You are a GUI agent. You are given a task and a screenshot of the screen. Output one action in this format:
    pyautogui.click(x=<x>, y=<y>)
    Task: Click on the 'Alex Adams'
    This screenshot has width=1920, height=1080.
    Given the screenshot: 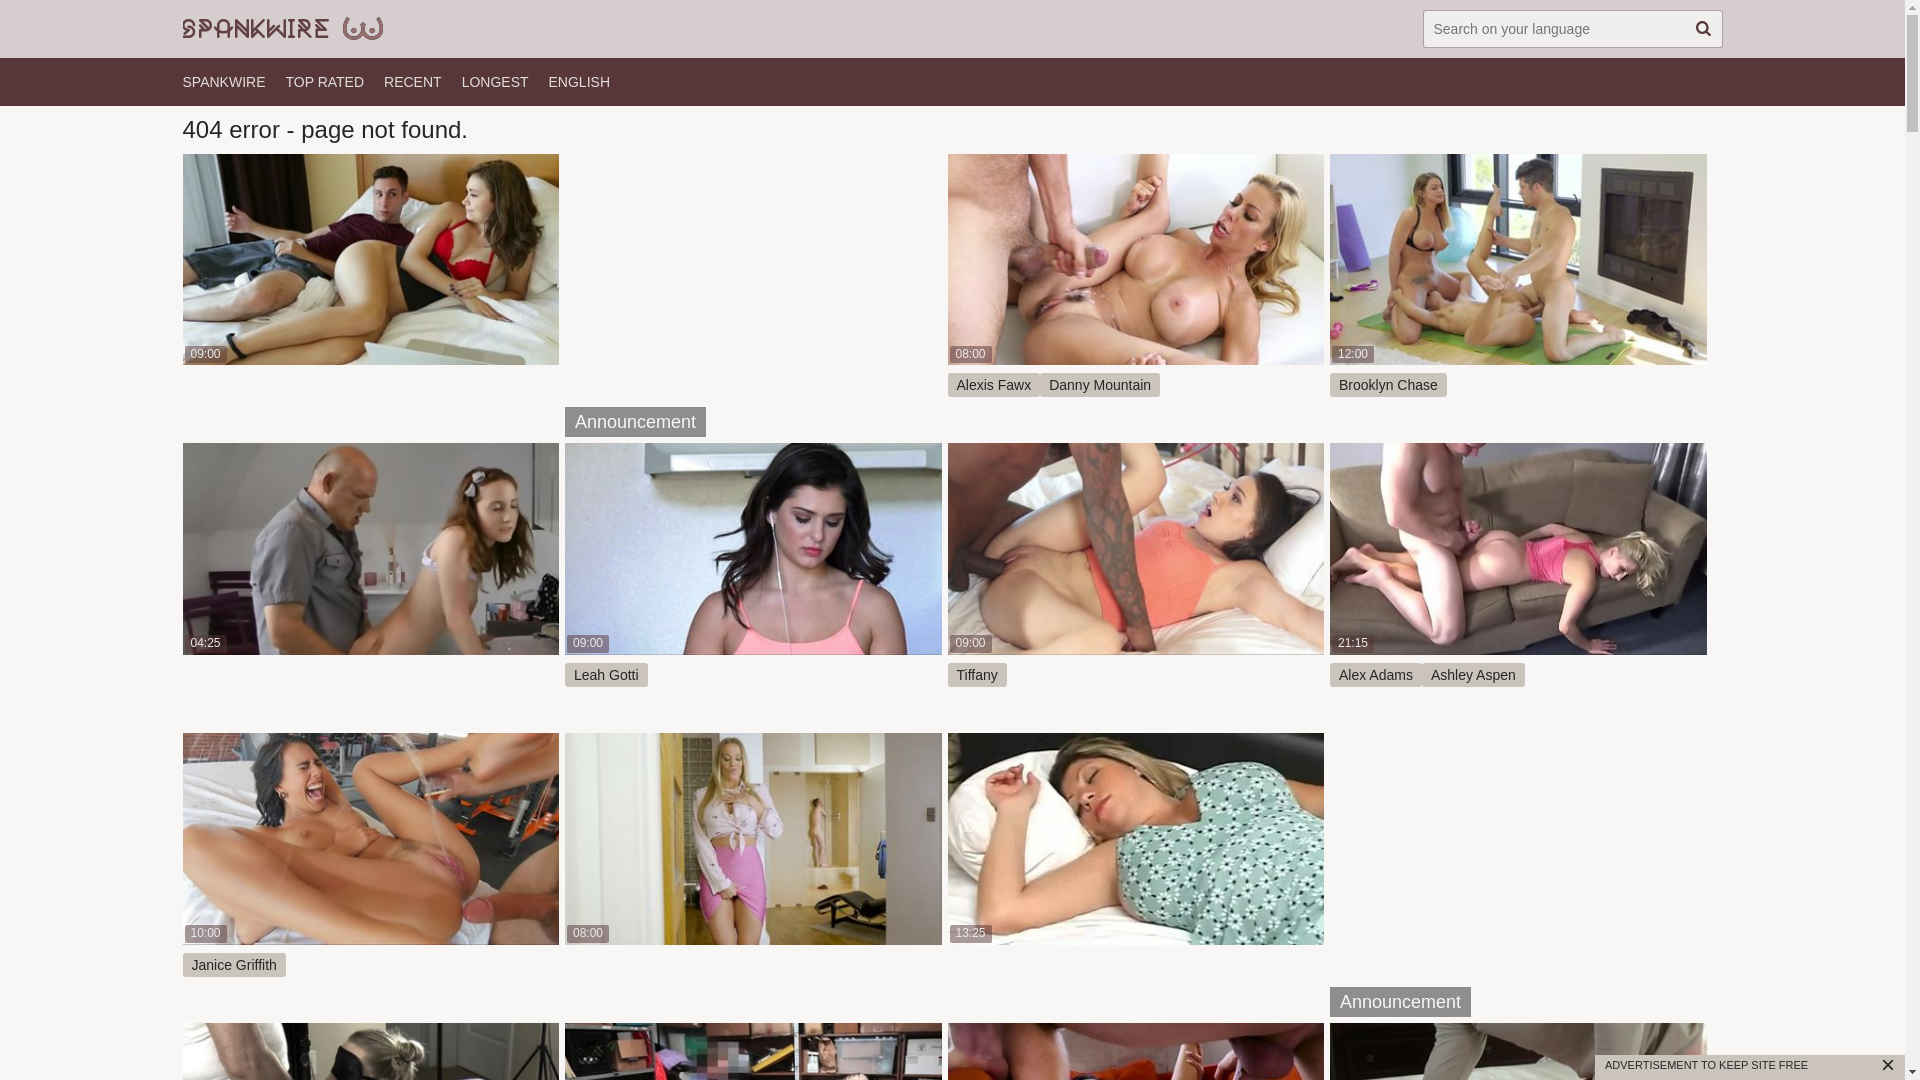 What is the action you would take?
    pyautogui.click(x=1375, y=675)
    